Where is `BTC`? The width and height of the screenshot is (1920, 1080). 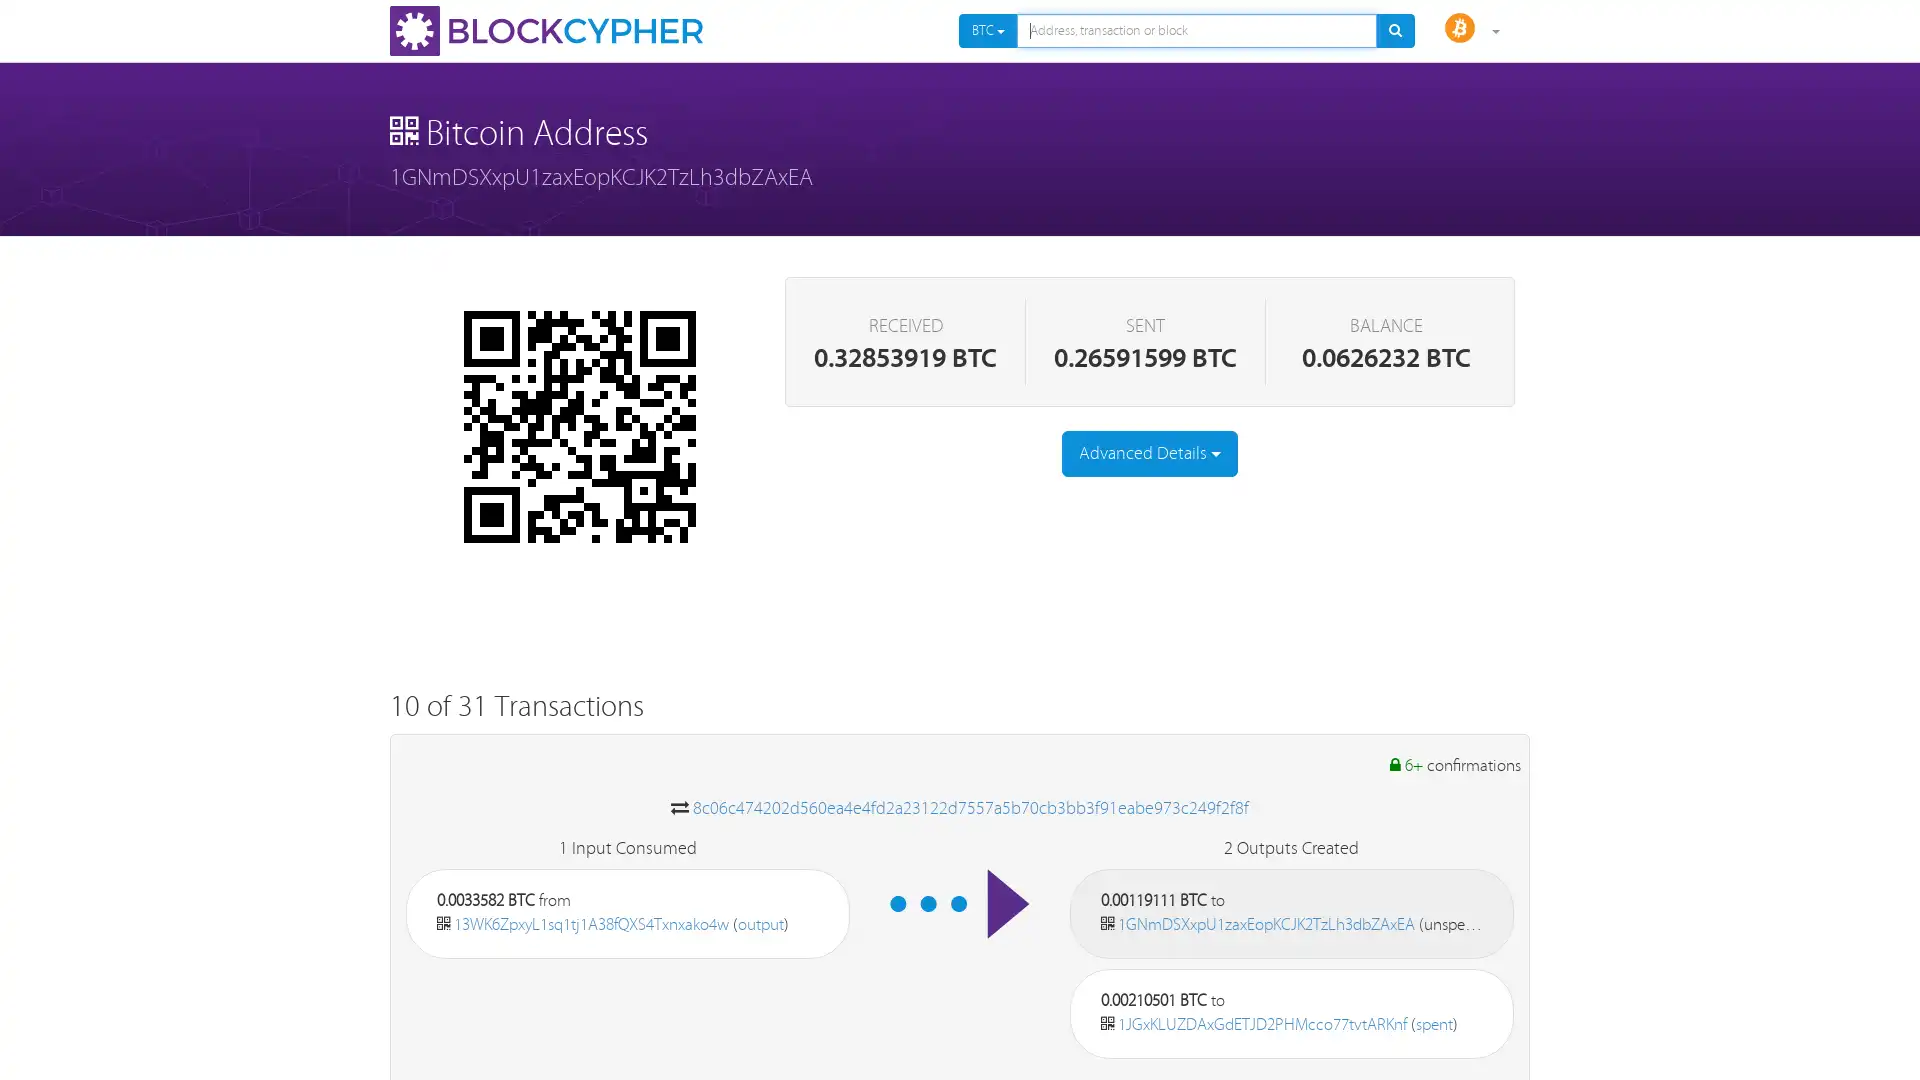
BTC is located at coordinates (988, 30).